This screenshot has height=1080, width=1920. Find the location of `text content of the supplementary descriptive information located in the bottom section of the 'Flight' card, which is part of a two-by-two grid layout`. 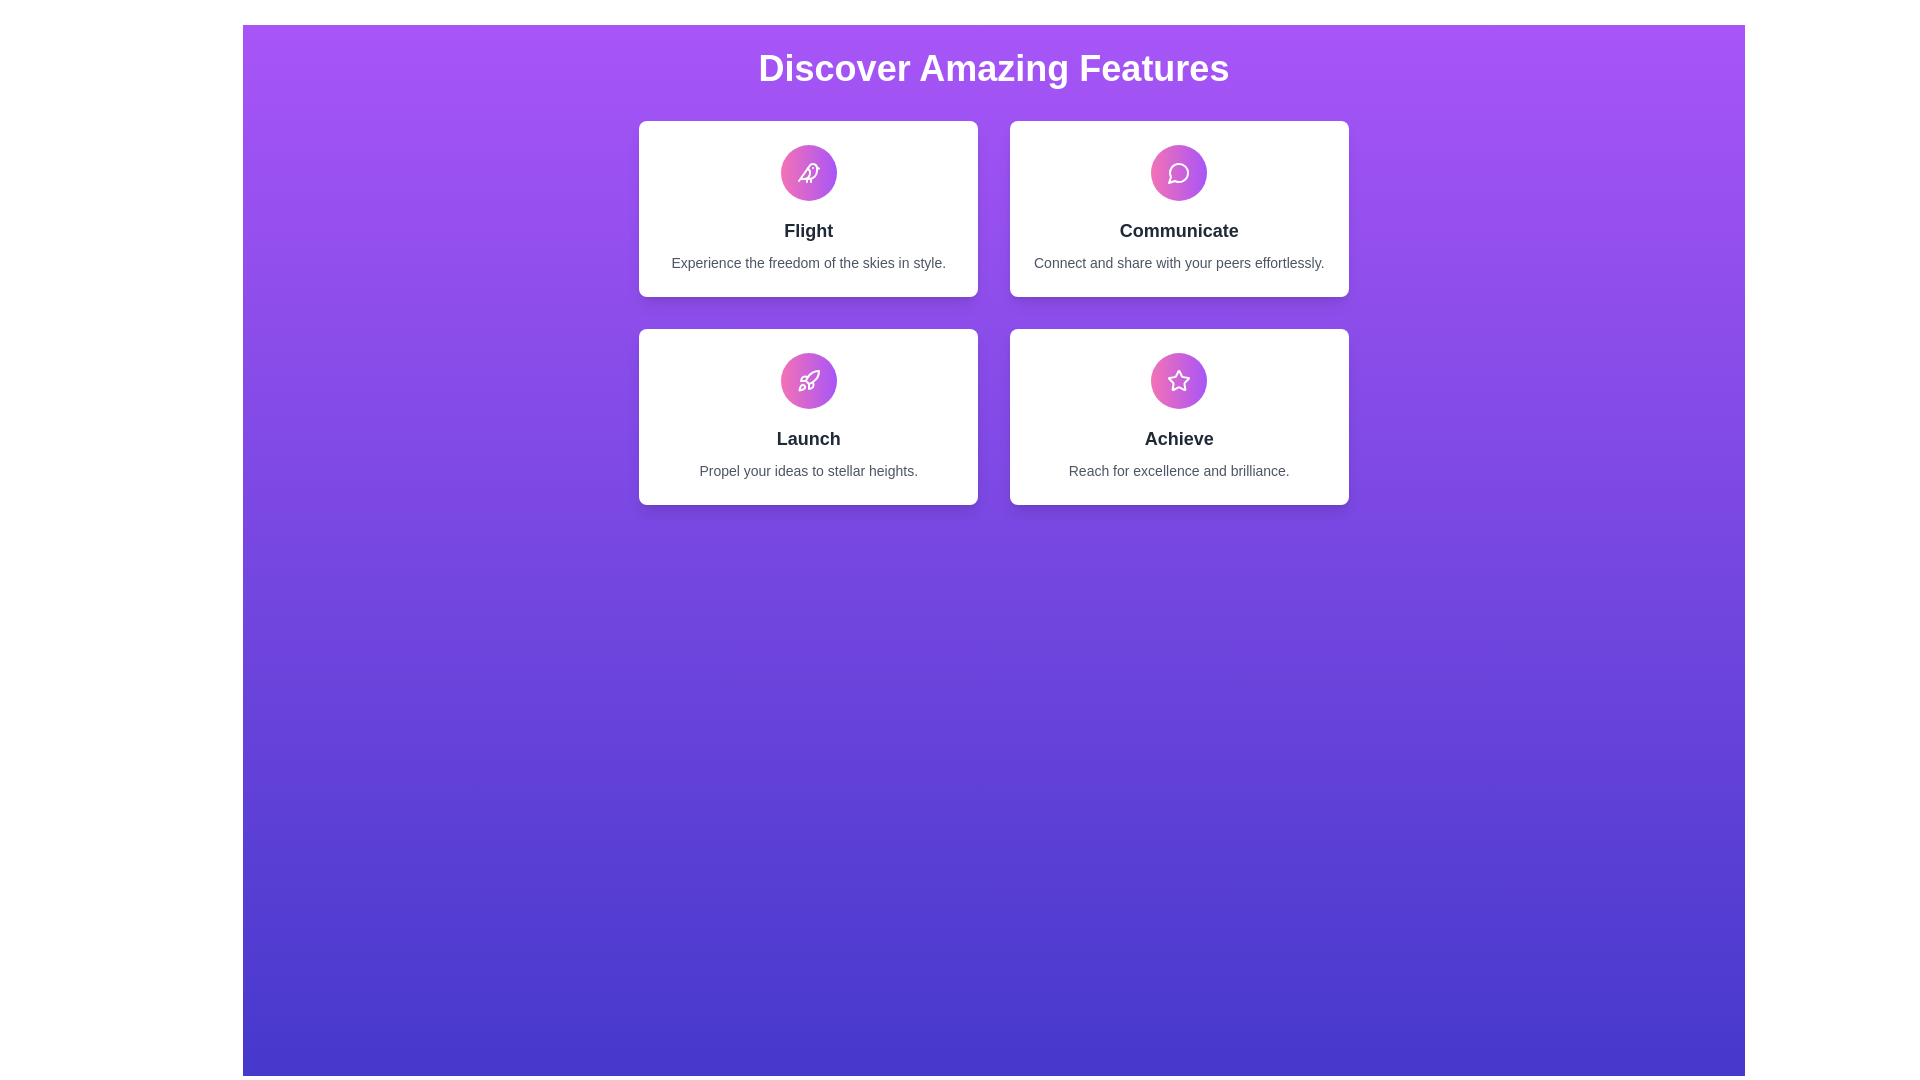

text content of the supplementary descriptive information located in the bottom section of the 'Flight' card, which is part of a two-by-two grid layout is located at coordinates (808, 261).